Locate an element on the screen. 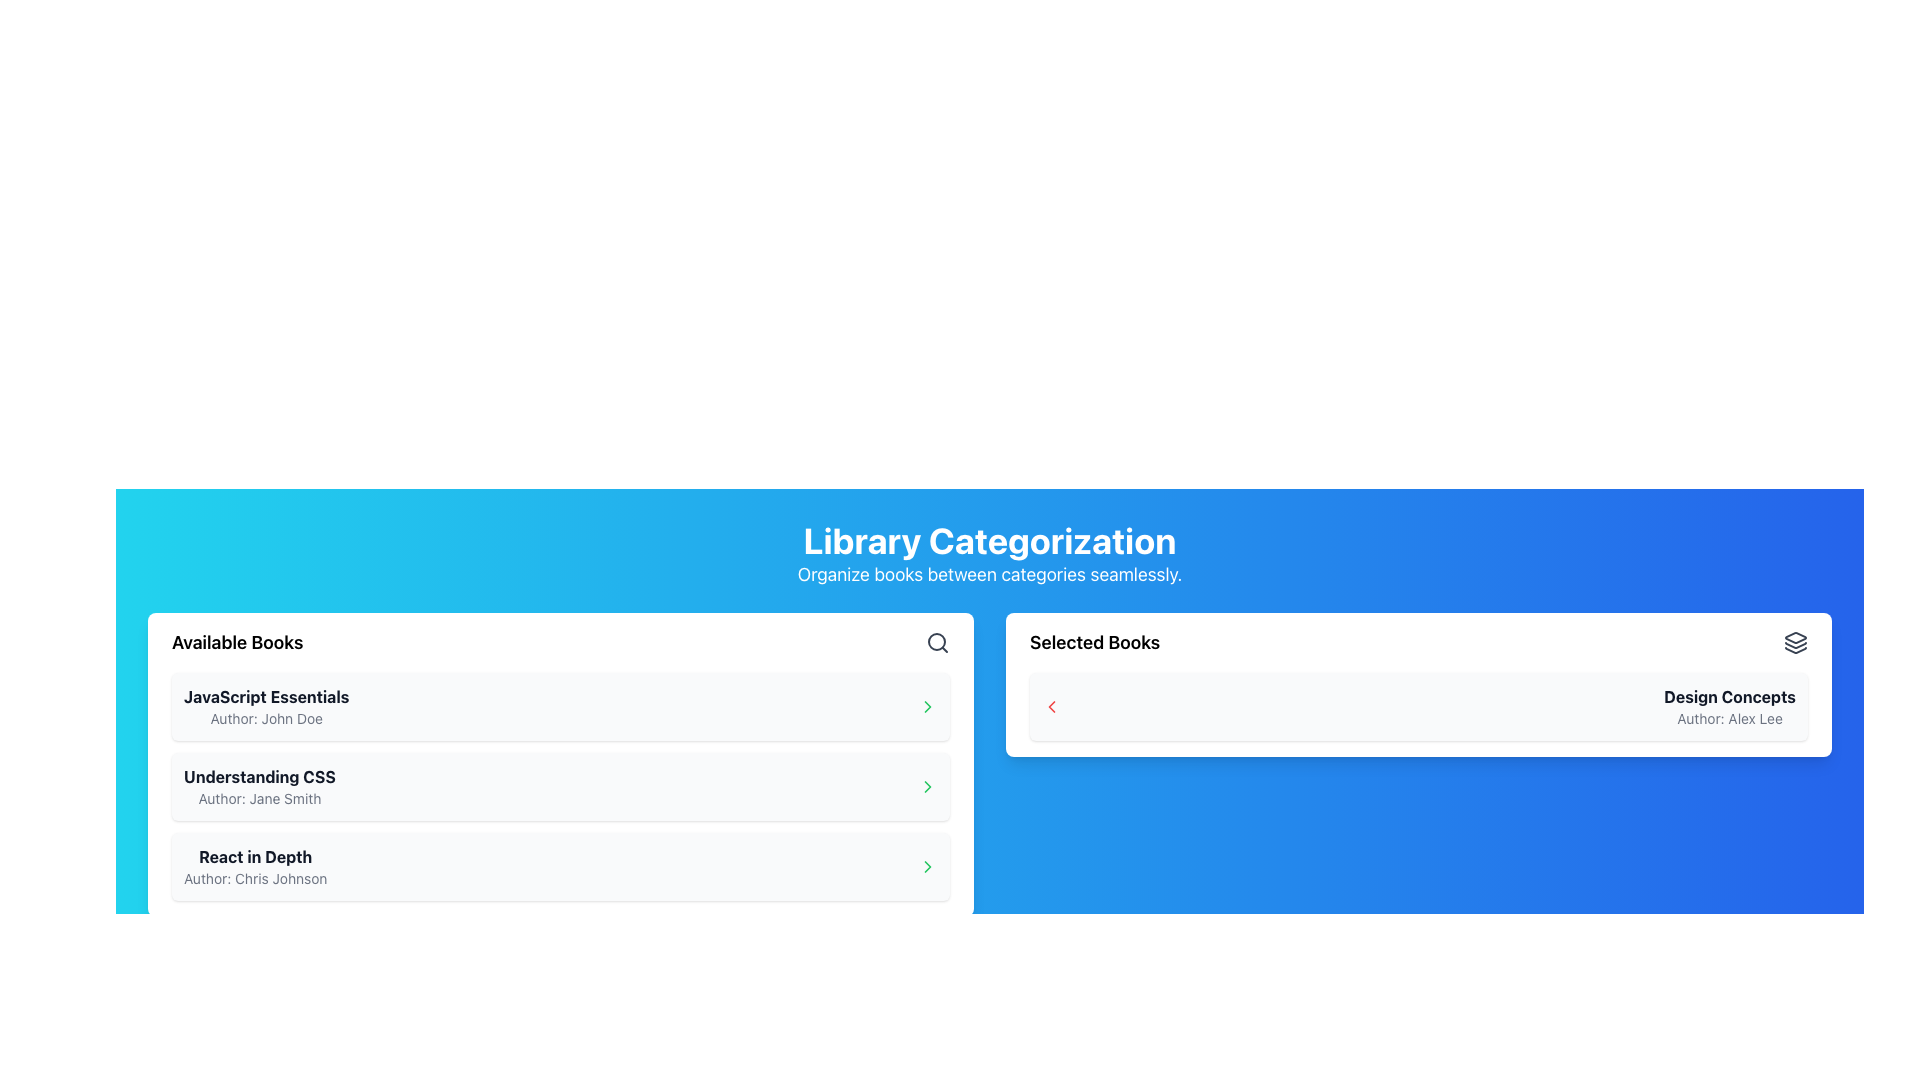  the icon button located to the far right of the 'JavaScript Essentials Author: John Doe' text is located at coordinates (926, 705).